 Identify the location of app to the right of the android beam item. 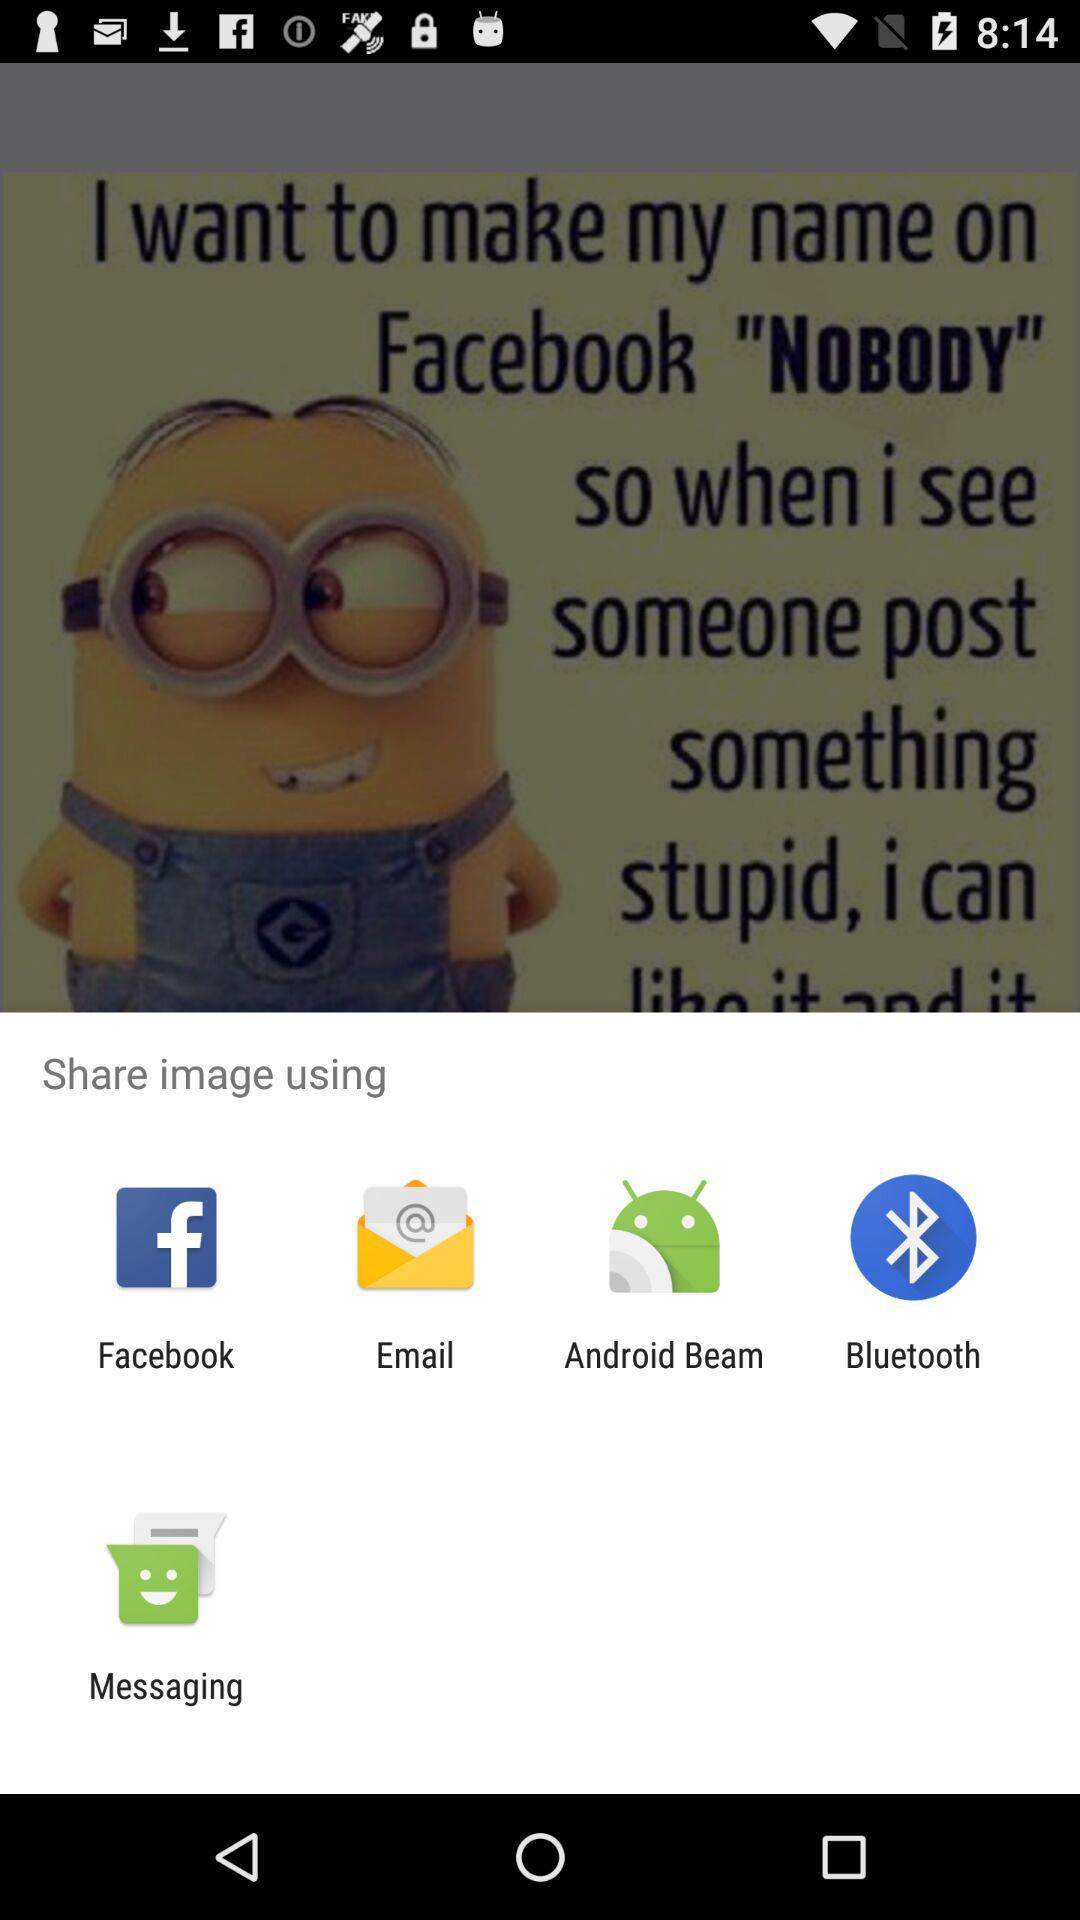
(913, 1374).